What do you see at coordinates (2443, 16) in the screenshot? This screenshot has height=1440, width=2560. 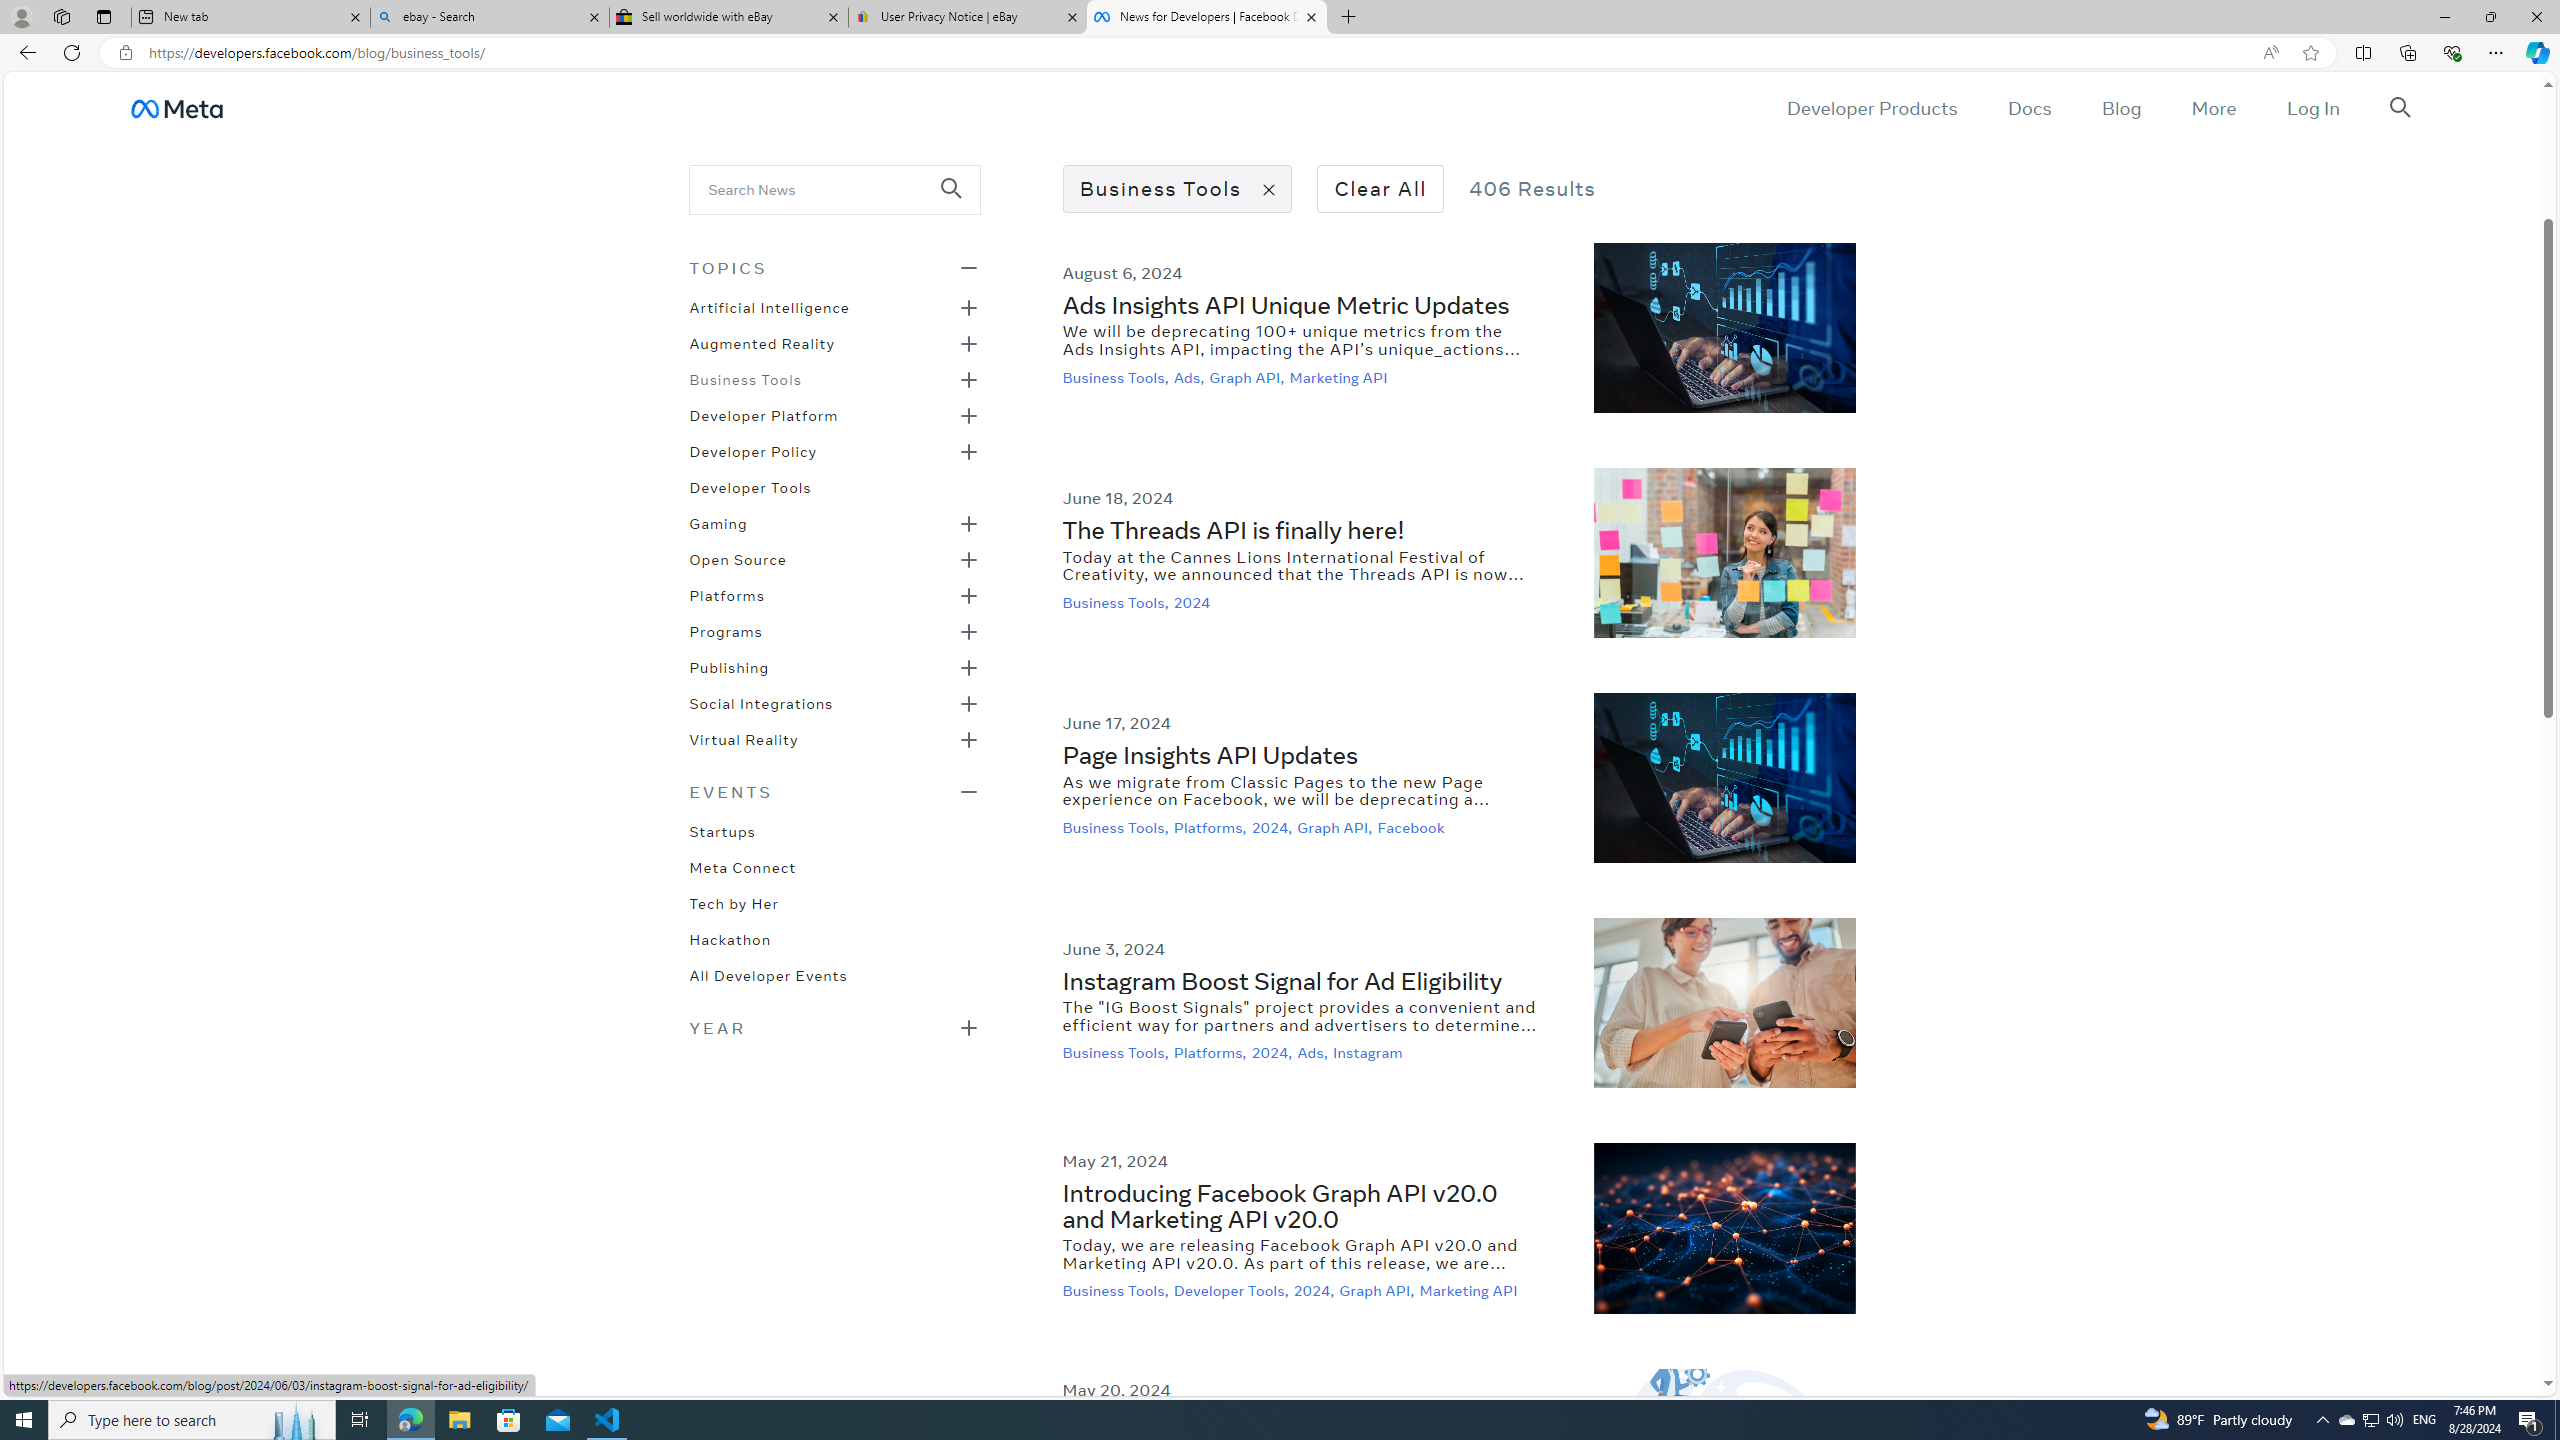 I see `'Minimize'` at bounding box center [2443, 16].